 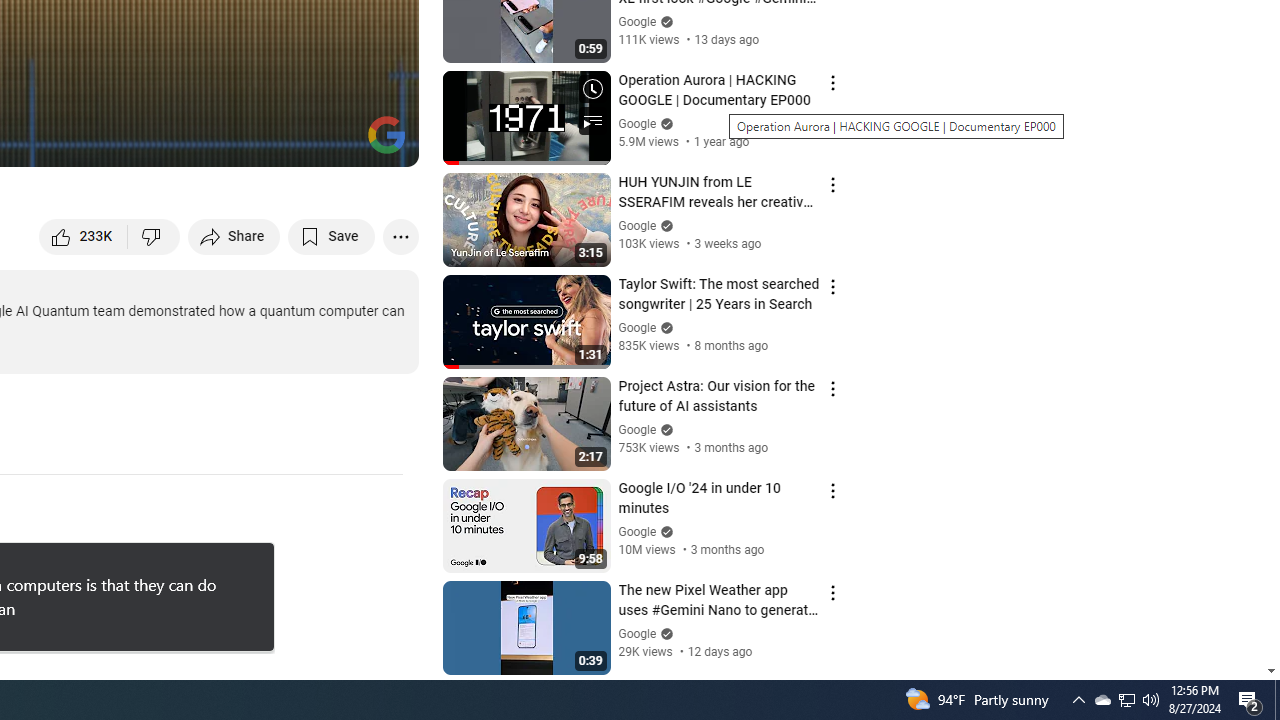 I want to click on 'Verified', so click(x=664, y=633).